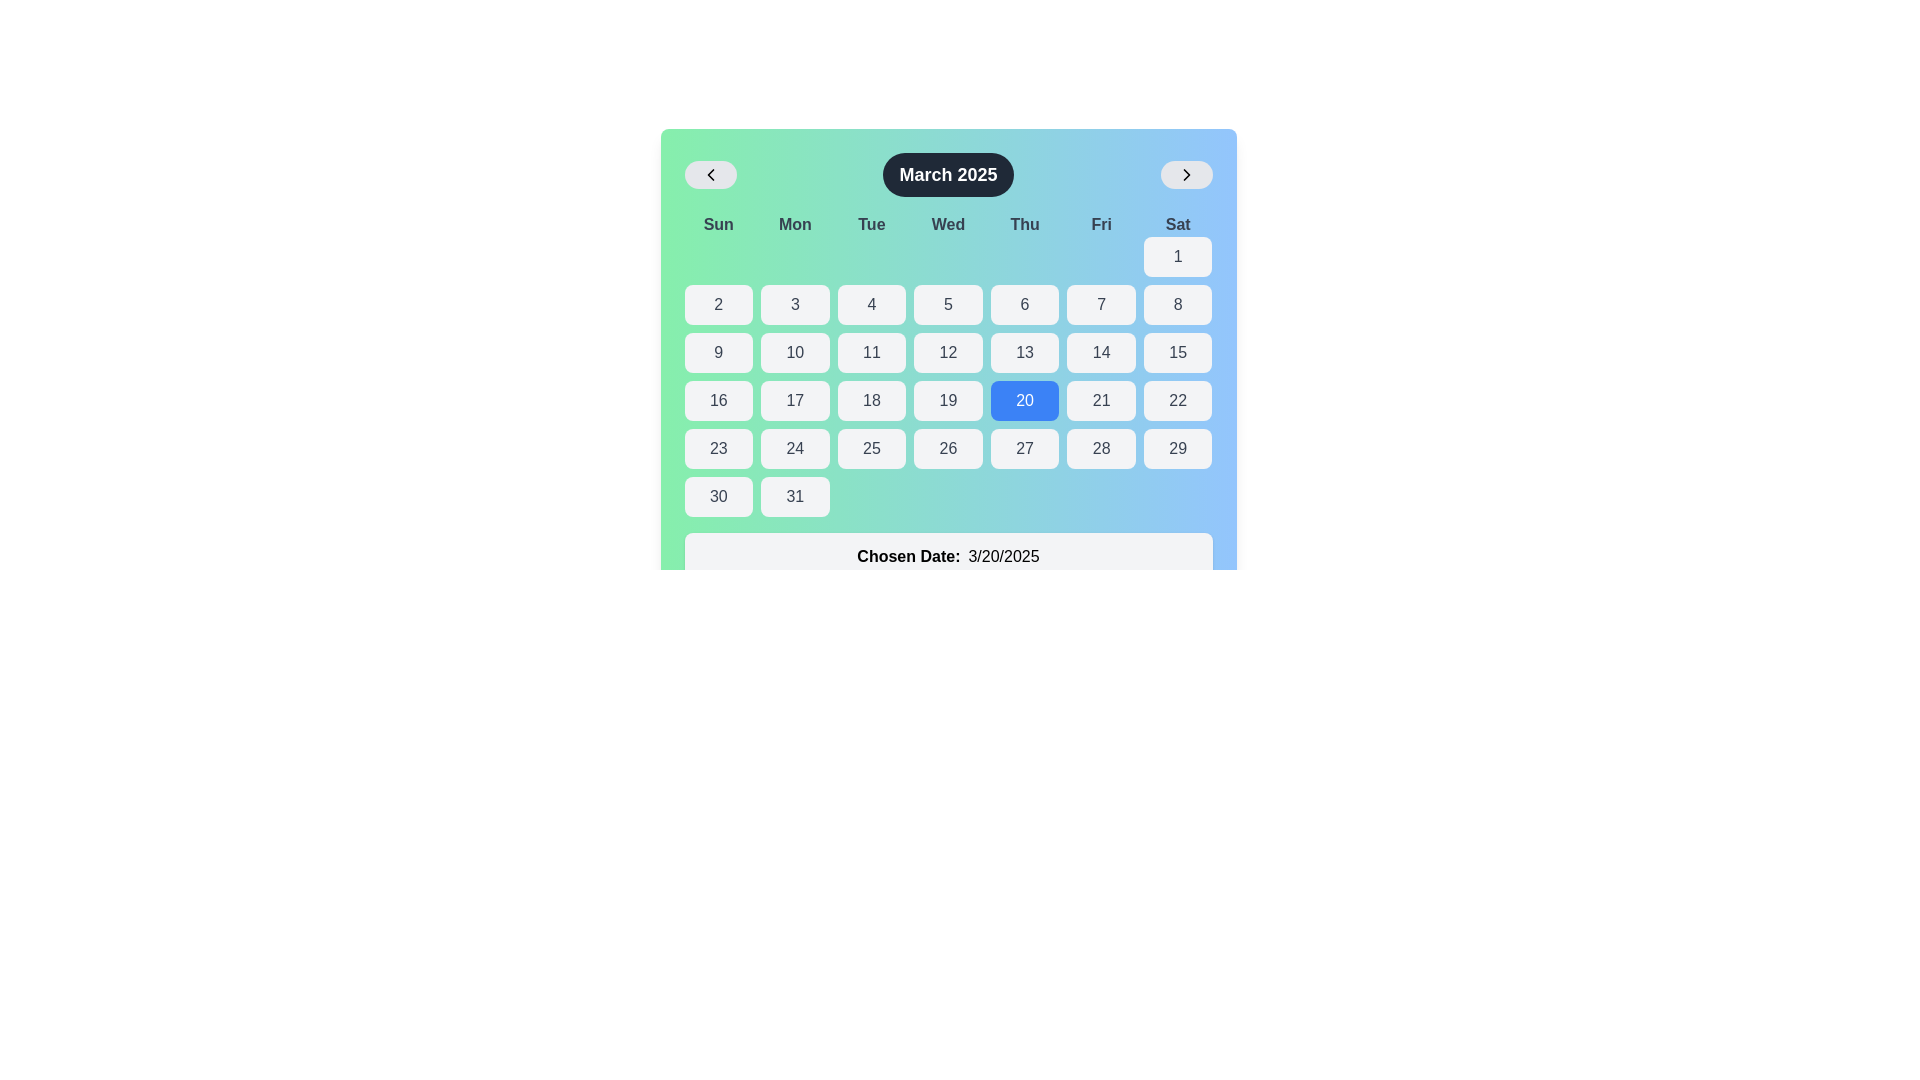  I want to click on the button representing the date '3' in the calendar interface located in the second row and second column under the 'Mon' column header, so click(794, 304).